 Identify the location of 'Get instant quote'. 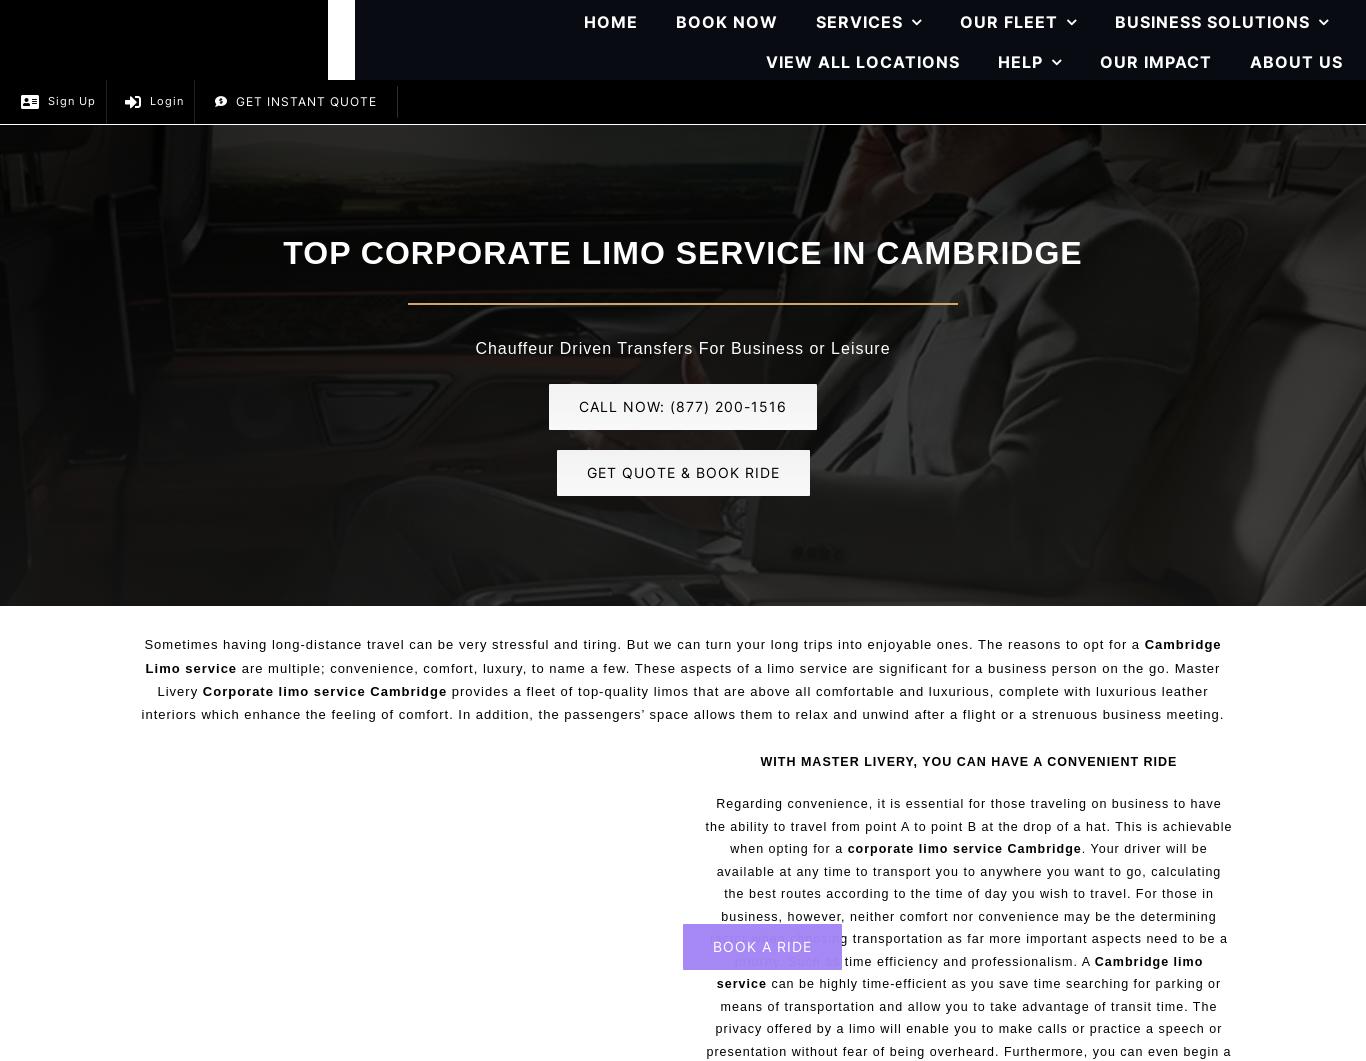
(236, 101).